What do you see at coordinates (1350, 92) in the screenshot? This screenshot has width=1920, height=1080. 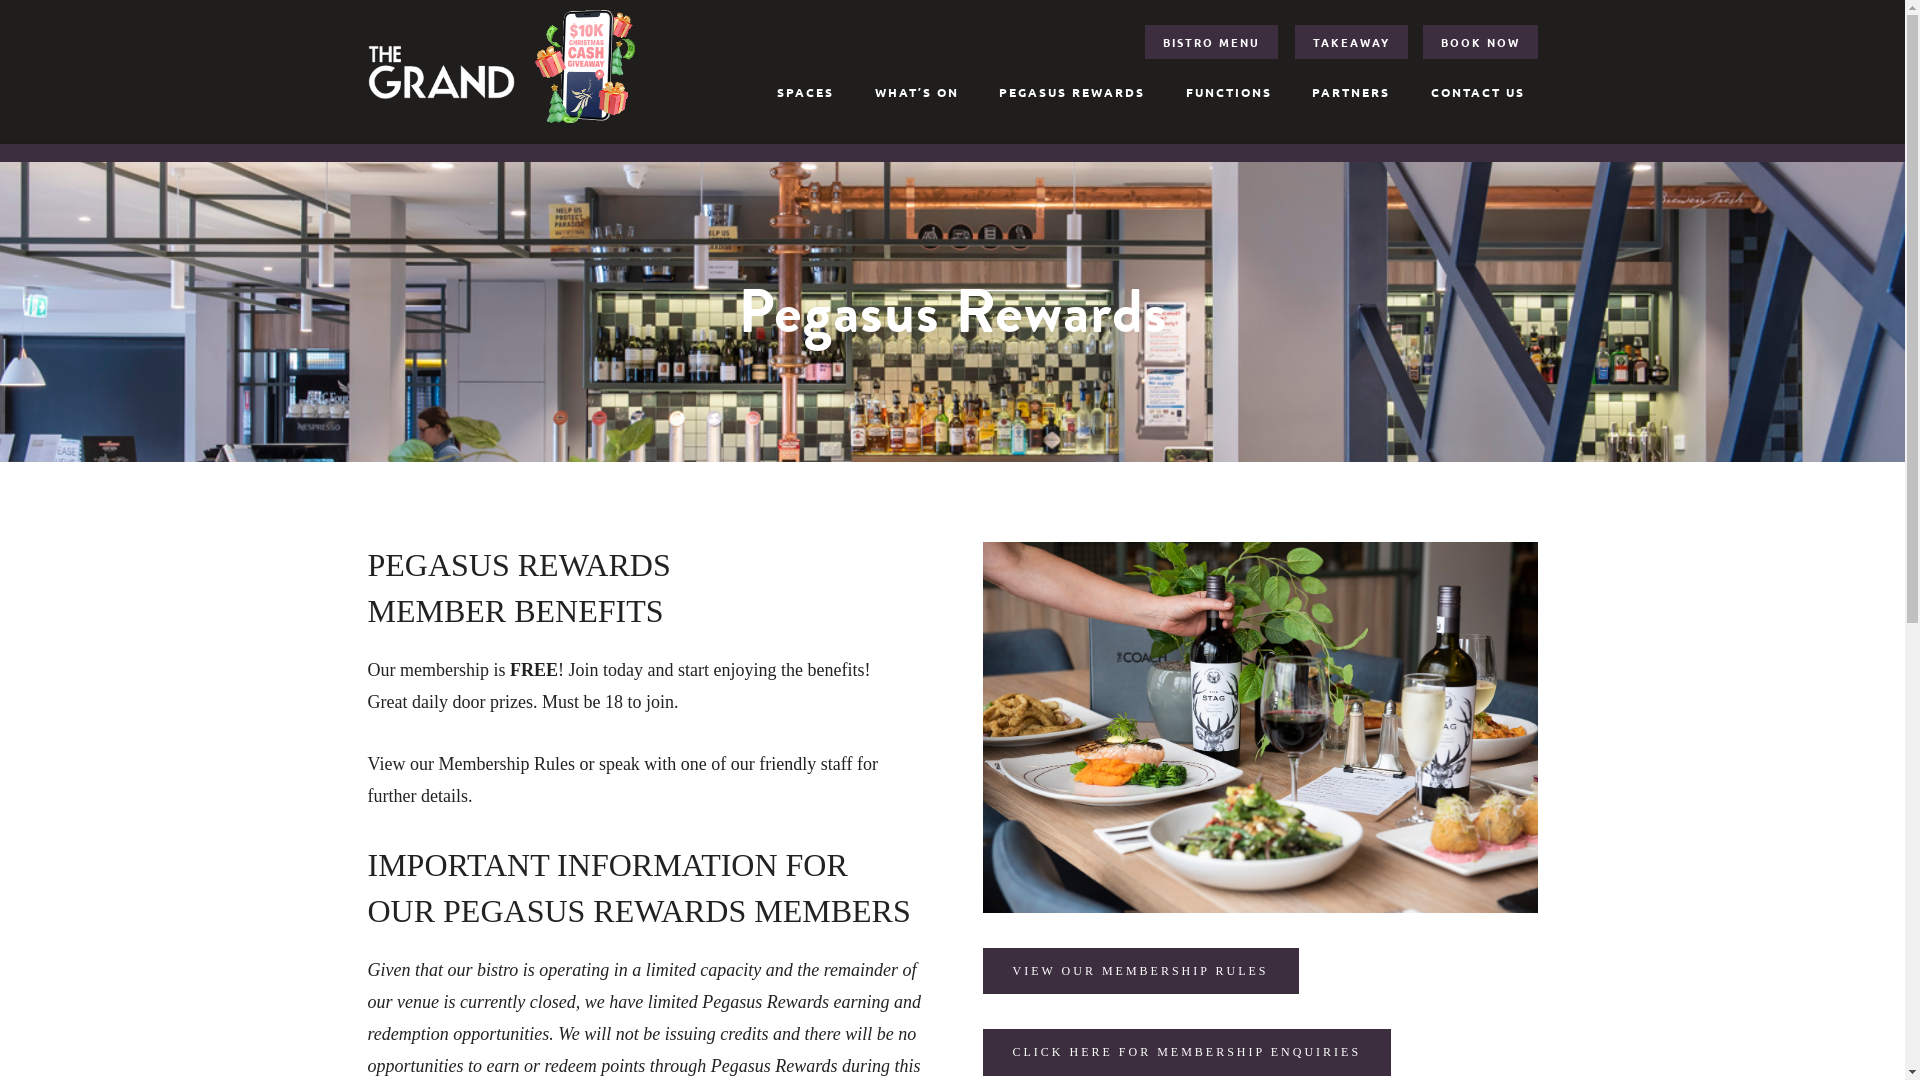 I see `'PARTNERS'` at bounding box center [1350, 92].